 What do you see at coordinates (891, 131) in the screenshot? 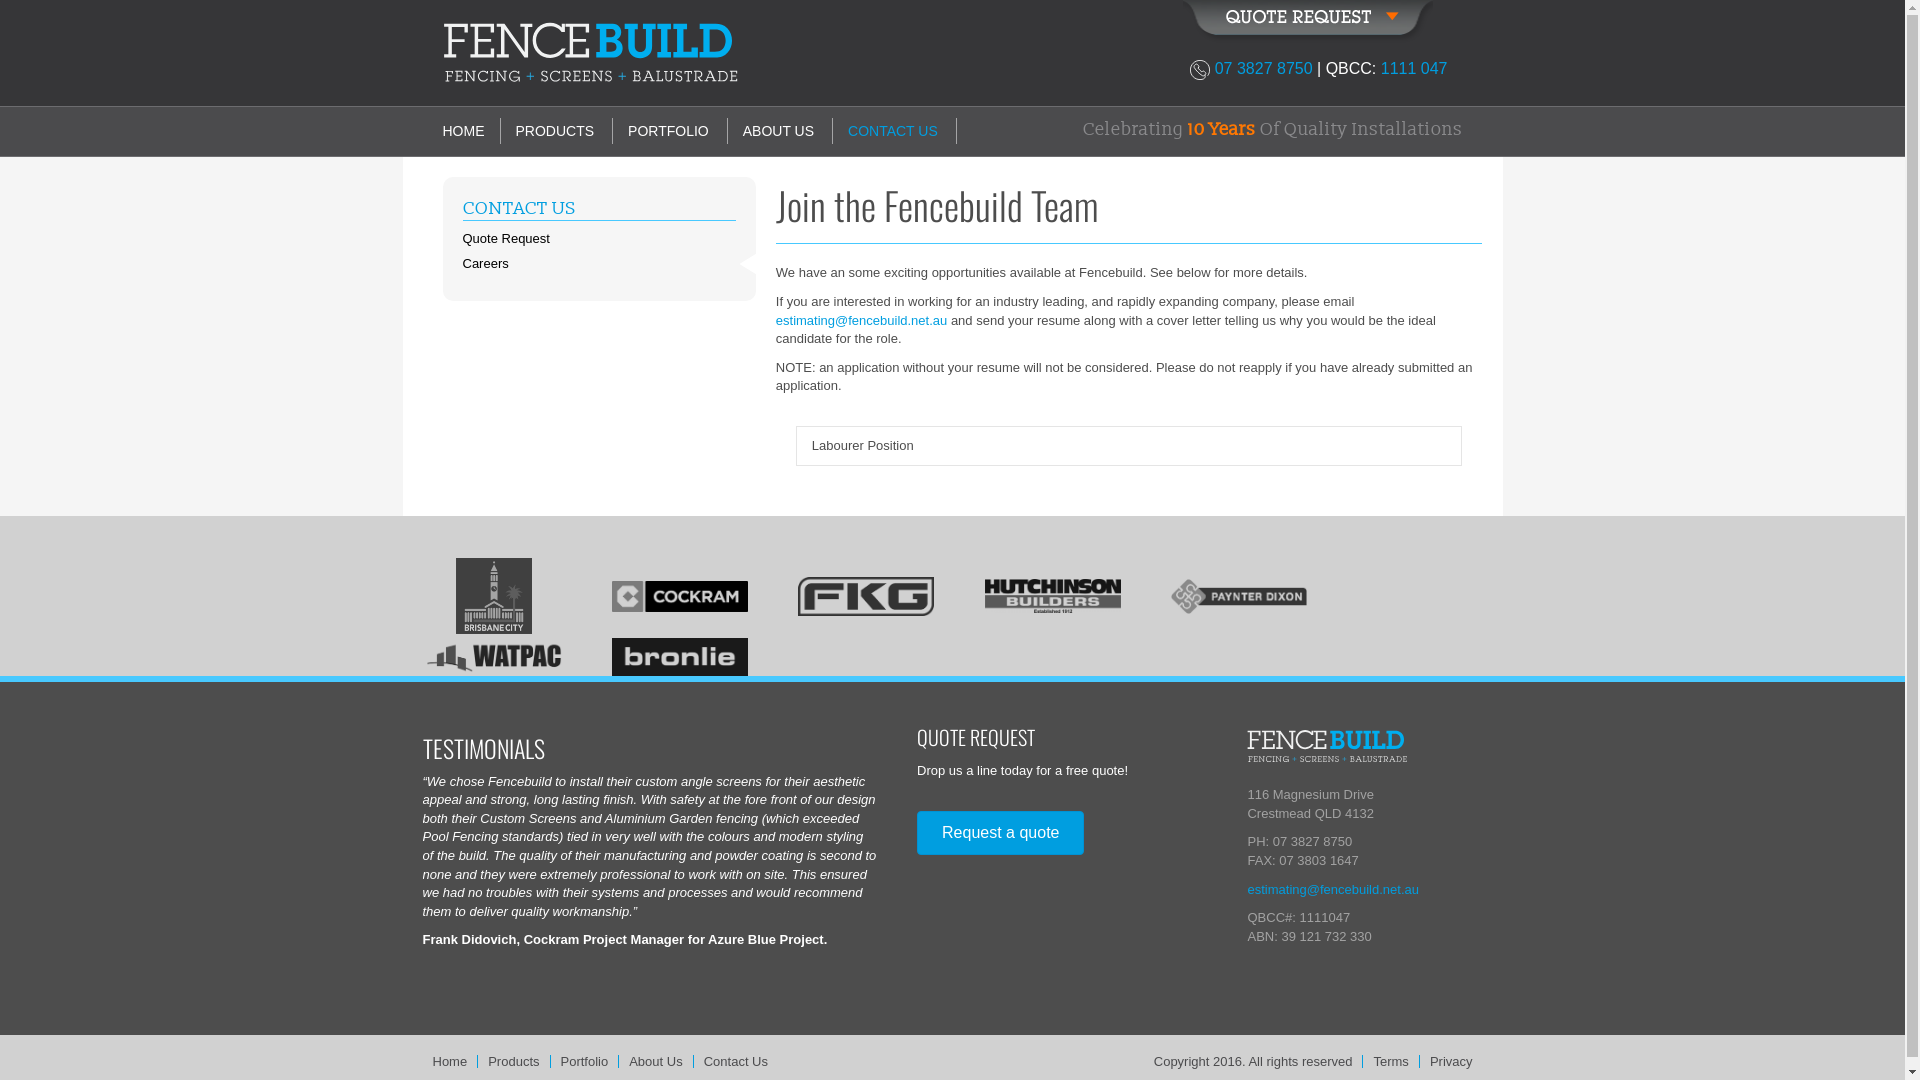
I see `'CONTACT US'` at bounding box center [891, 131].